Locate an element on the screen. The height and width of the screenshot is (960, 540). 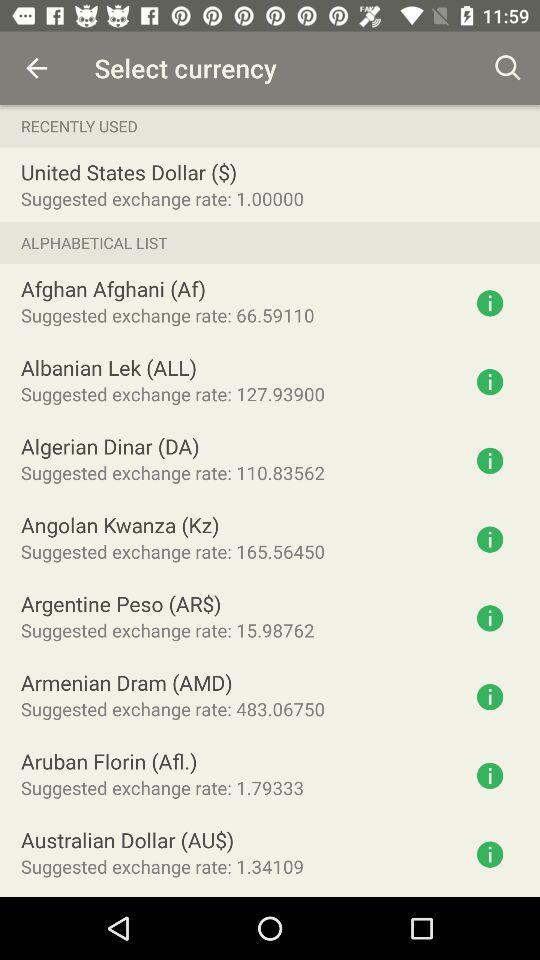
provides info is located at coordinates (489, 697).